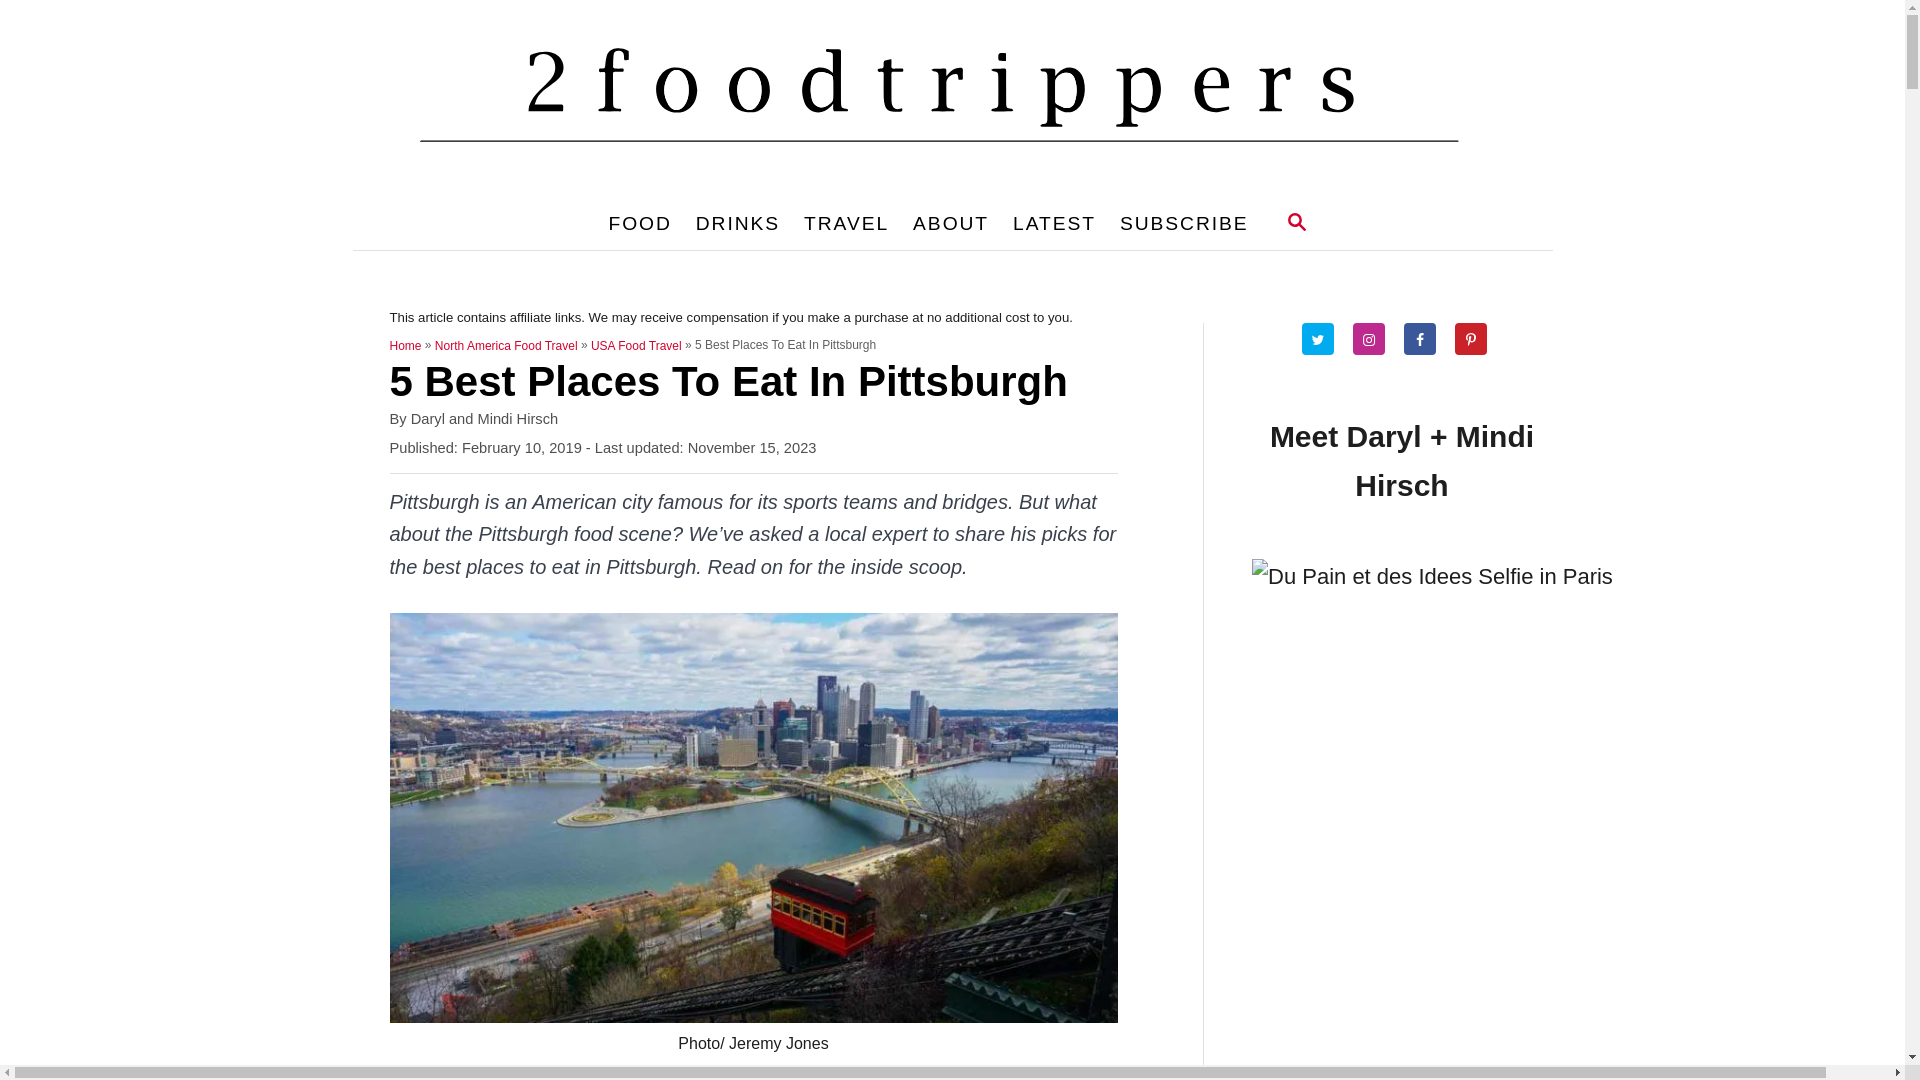 This screenshot has height=1080, width=1920. Describe the element at coordinates (949, 223) in the screenshot. I see `'ABOUT'` at that location.